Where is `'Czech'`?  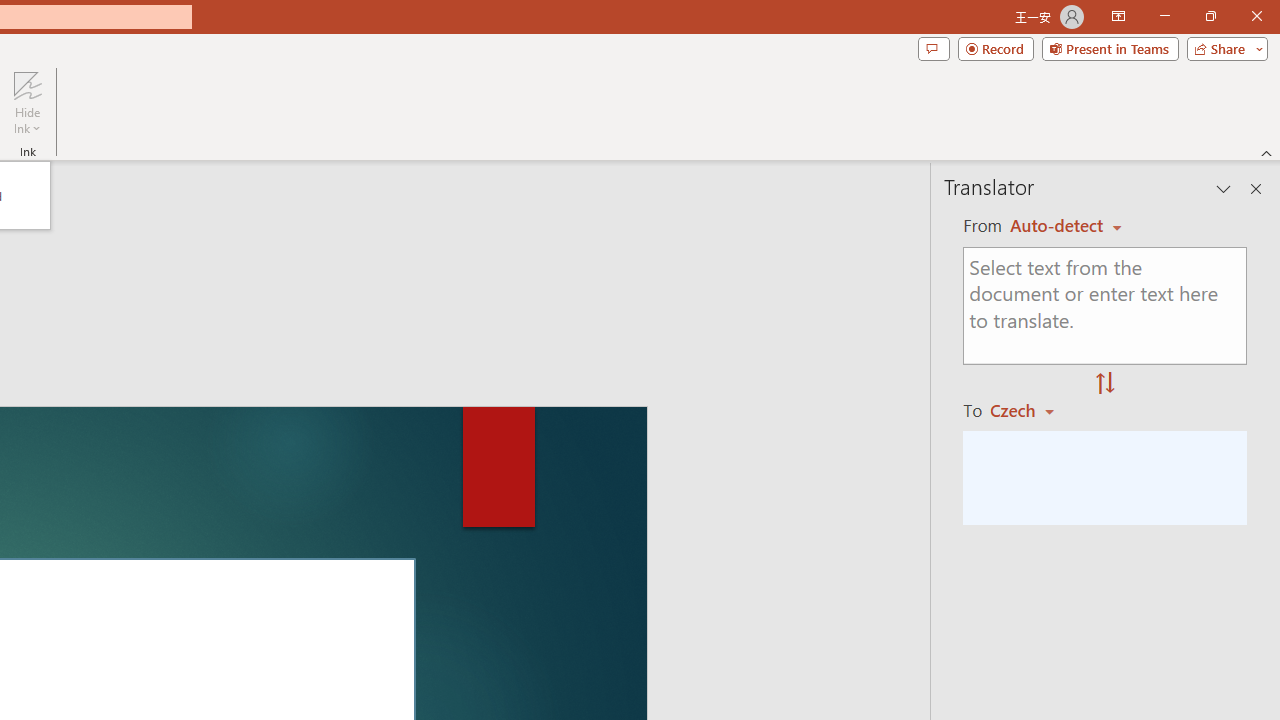
'Czech' is located at coordinates (1031, 409).